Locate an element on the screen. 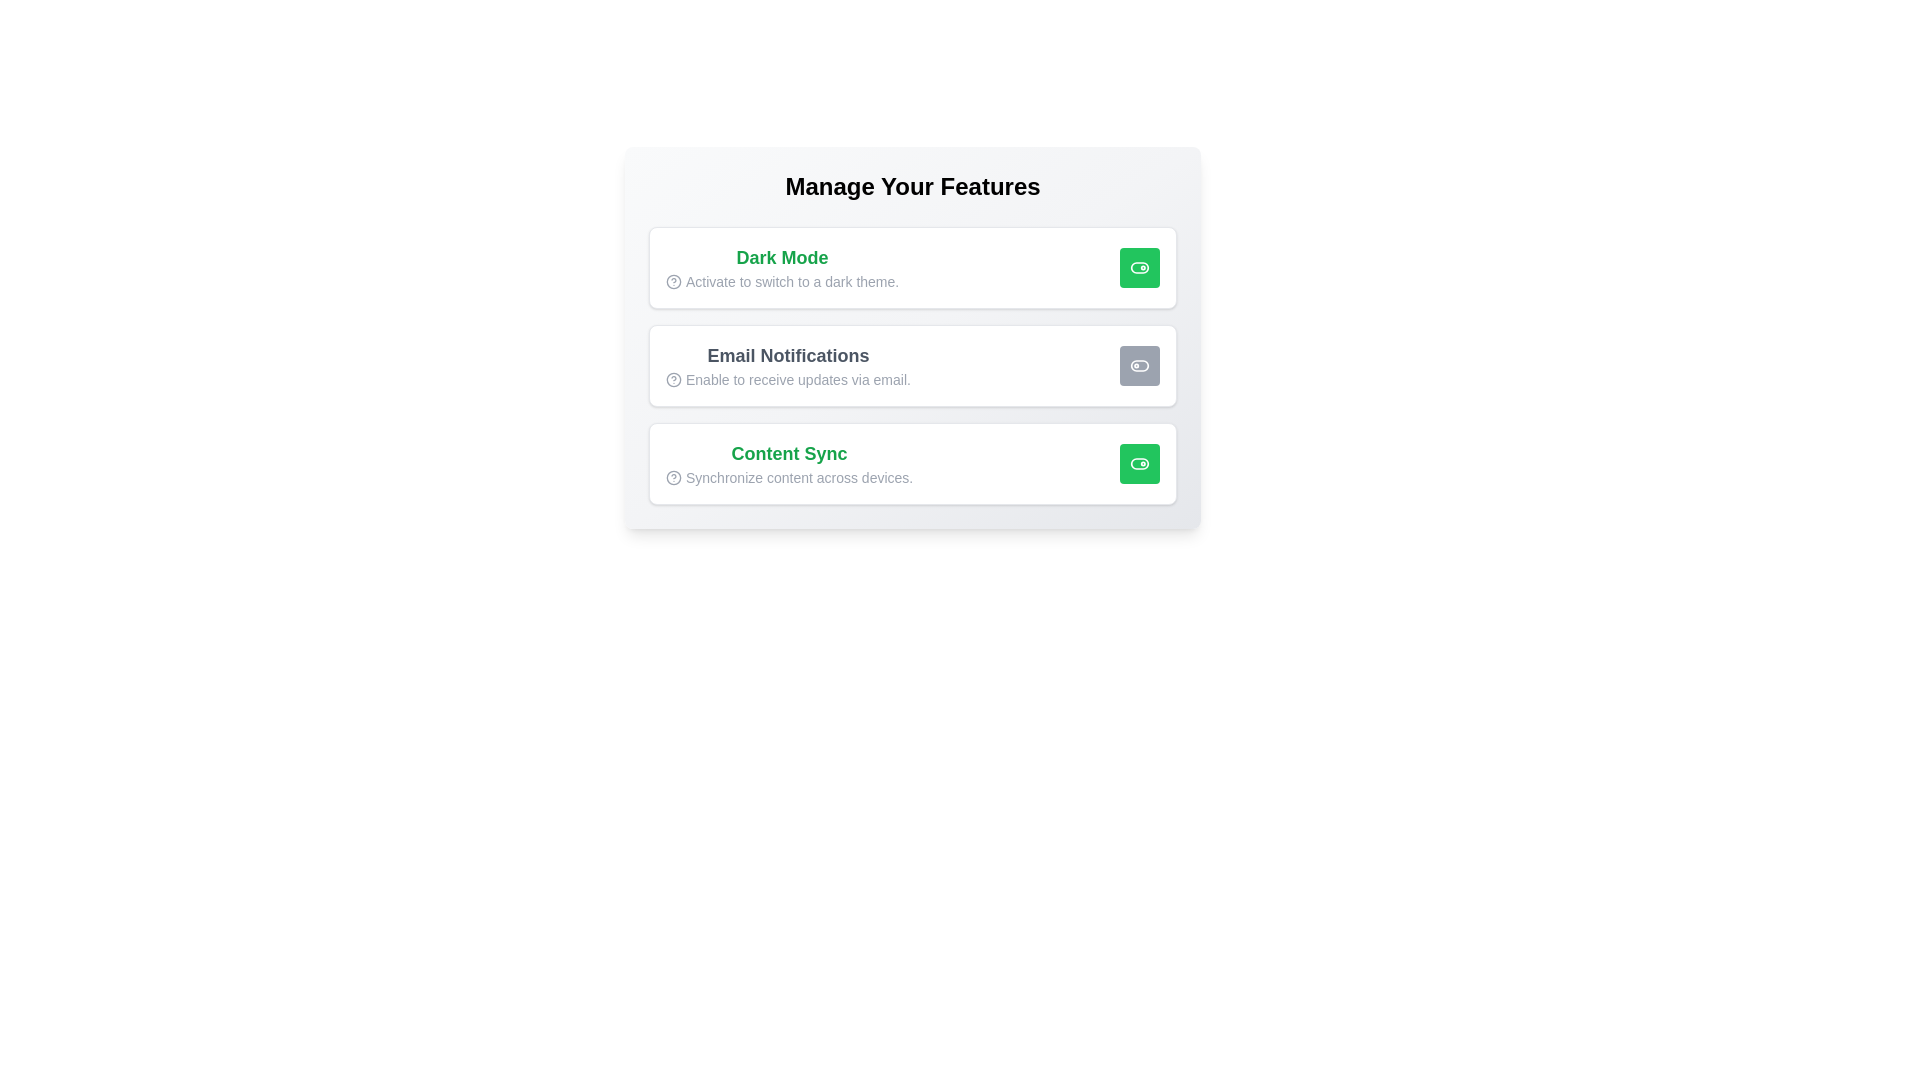  the text Dark Mode by selecting it is located at coordinates (781, 257).